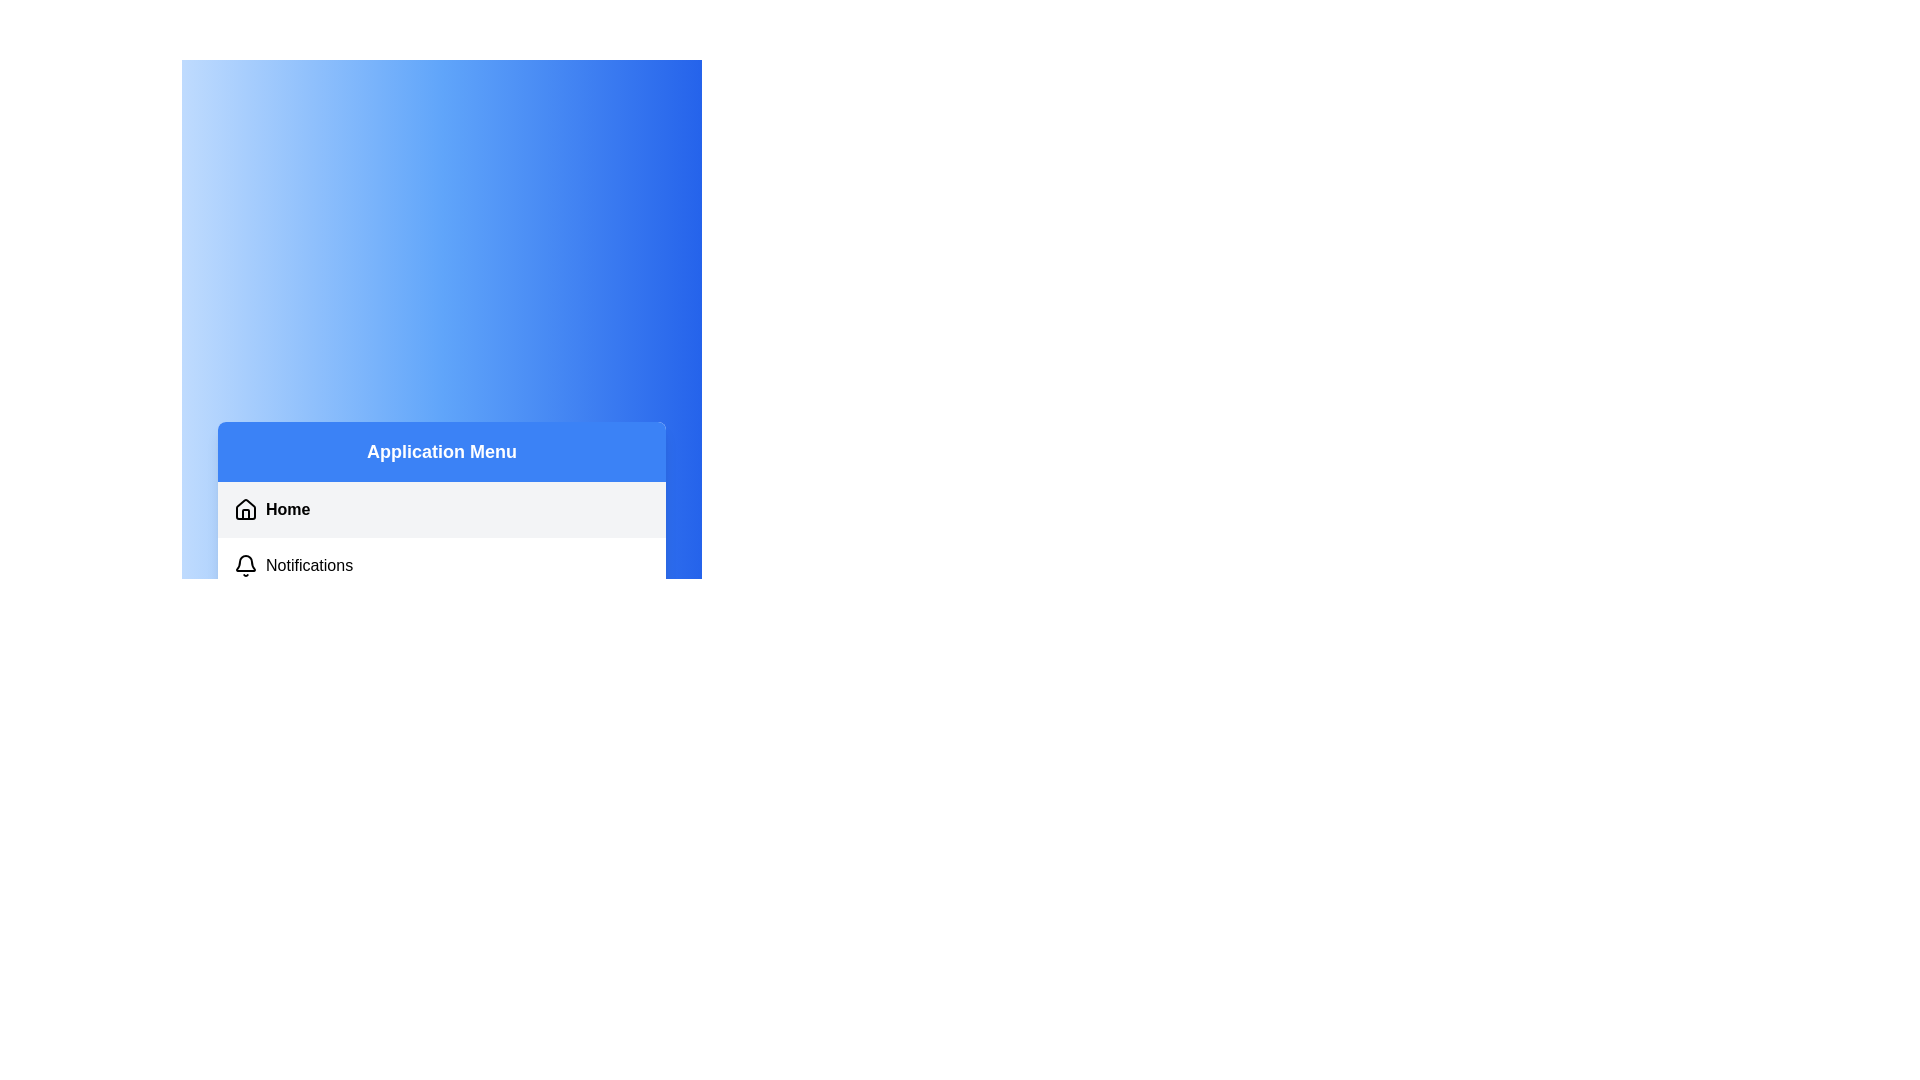  I want to click on the menu item labeled Home to select it, so click(440, 508).